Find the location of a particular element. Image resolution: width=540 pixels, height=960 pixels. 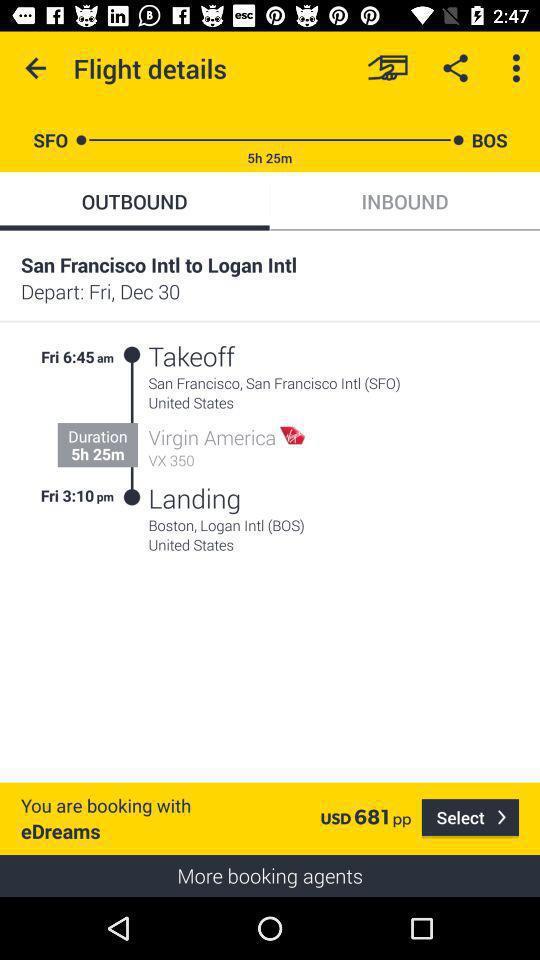

the item above boston logan intl icon is located at coordinates (194, 497).